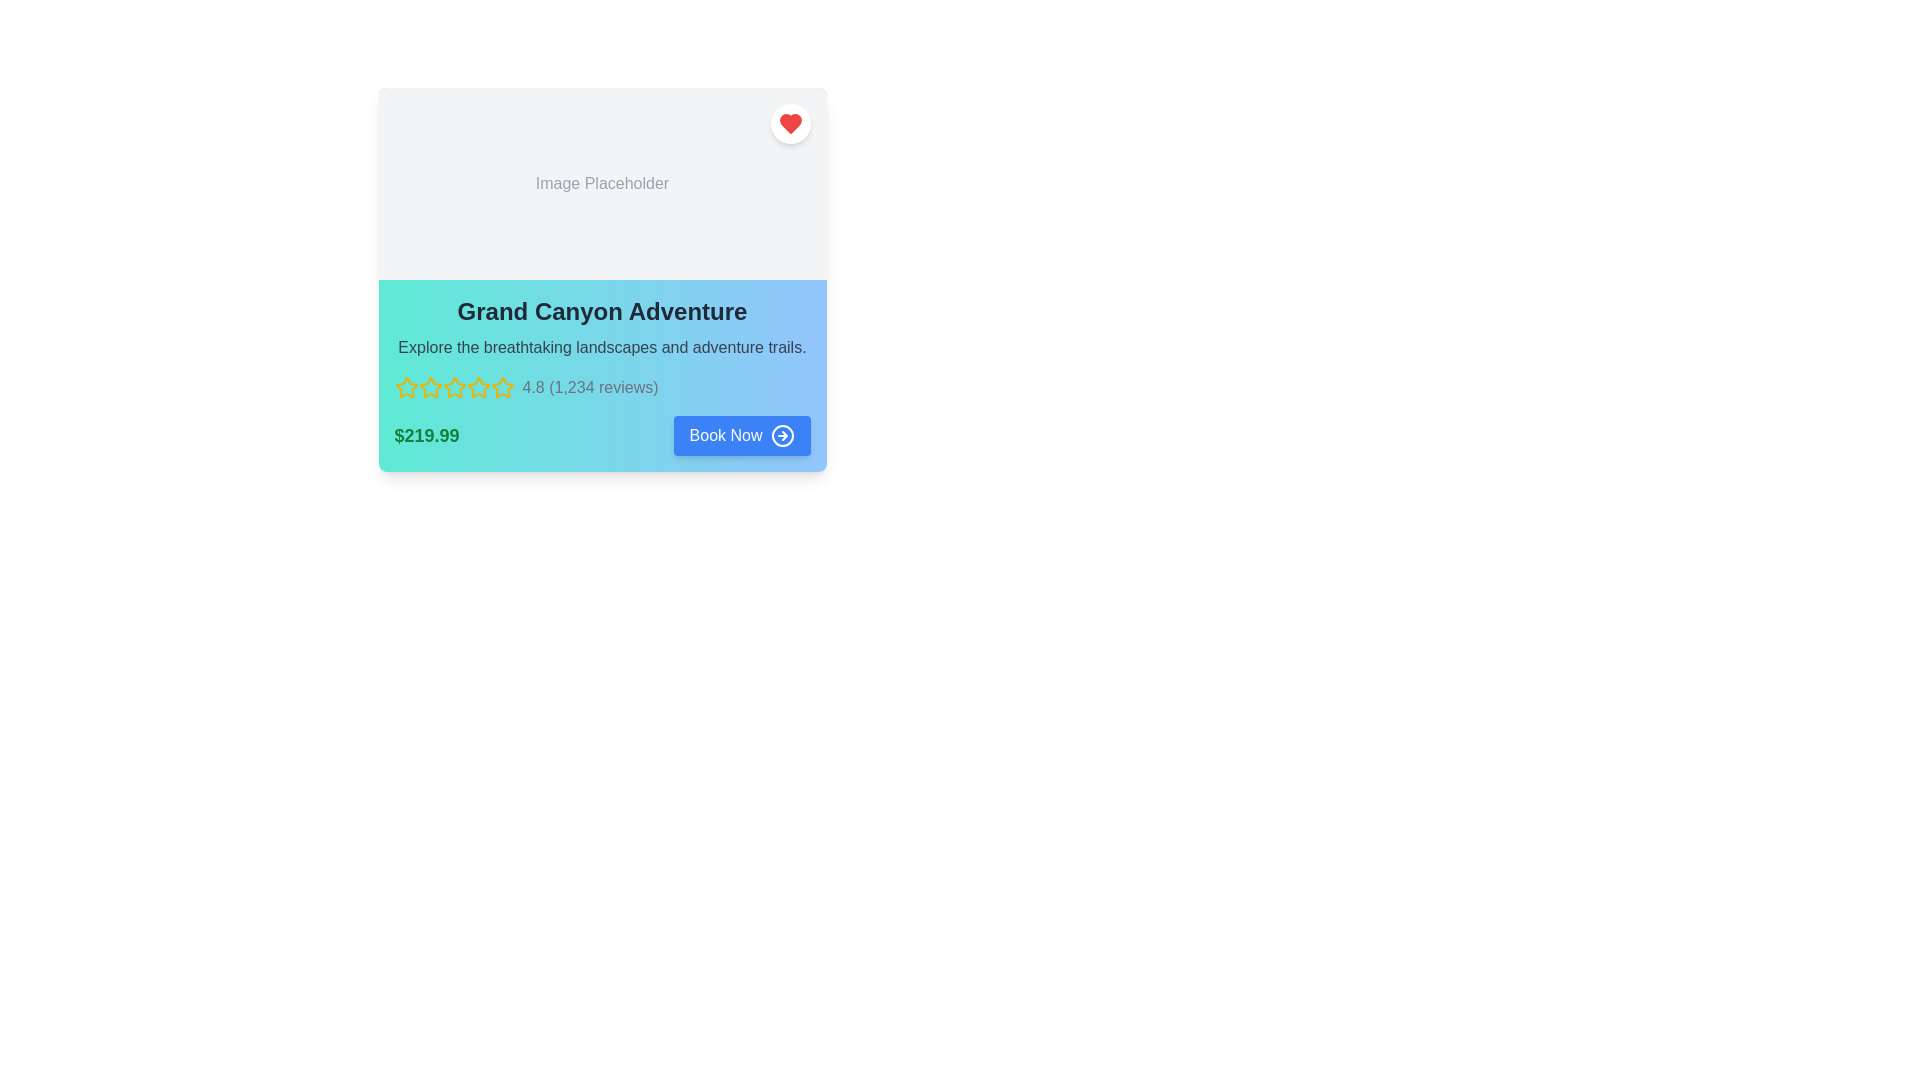 This screenshot has height=1080, width=1920. What do you see at coordinates (601, 184) in the screenshot?
I see `the text label that serves as a placeholder for an image, located at the center of a card-like component in the top section` at bounding box center [601, 184].